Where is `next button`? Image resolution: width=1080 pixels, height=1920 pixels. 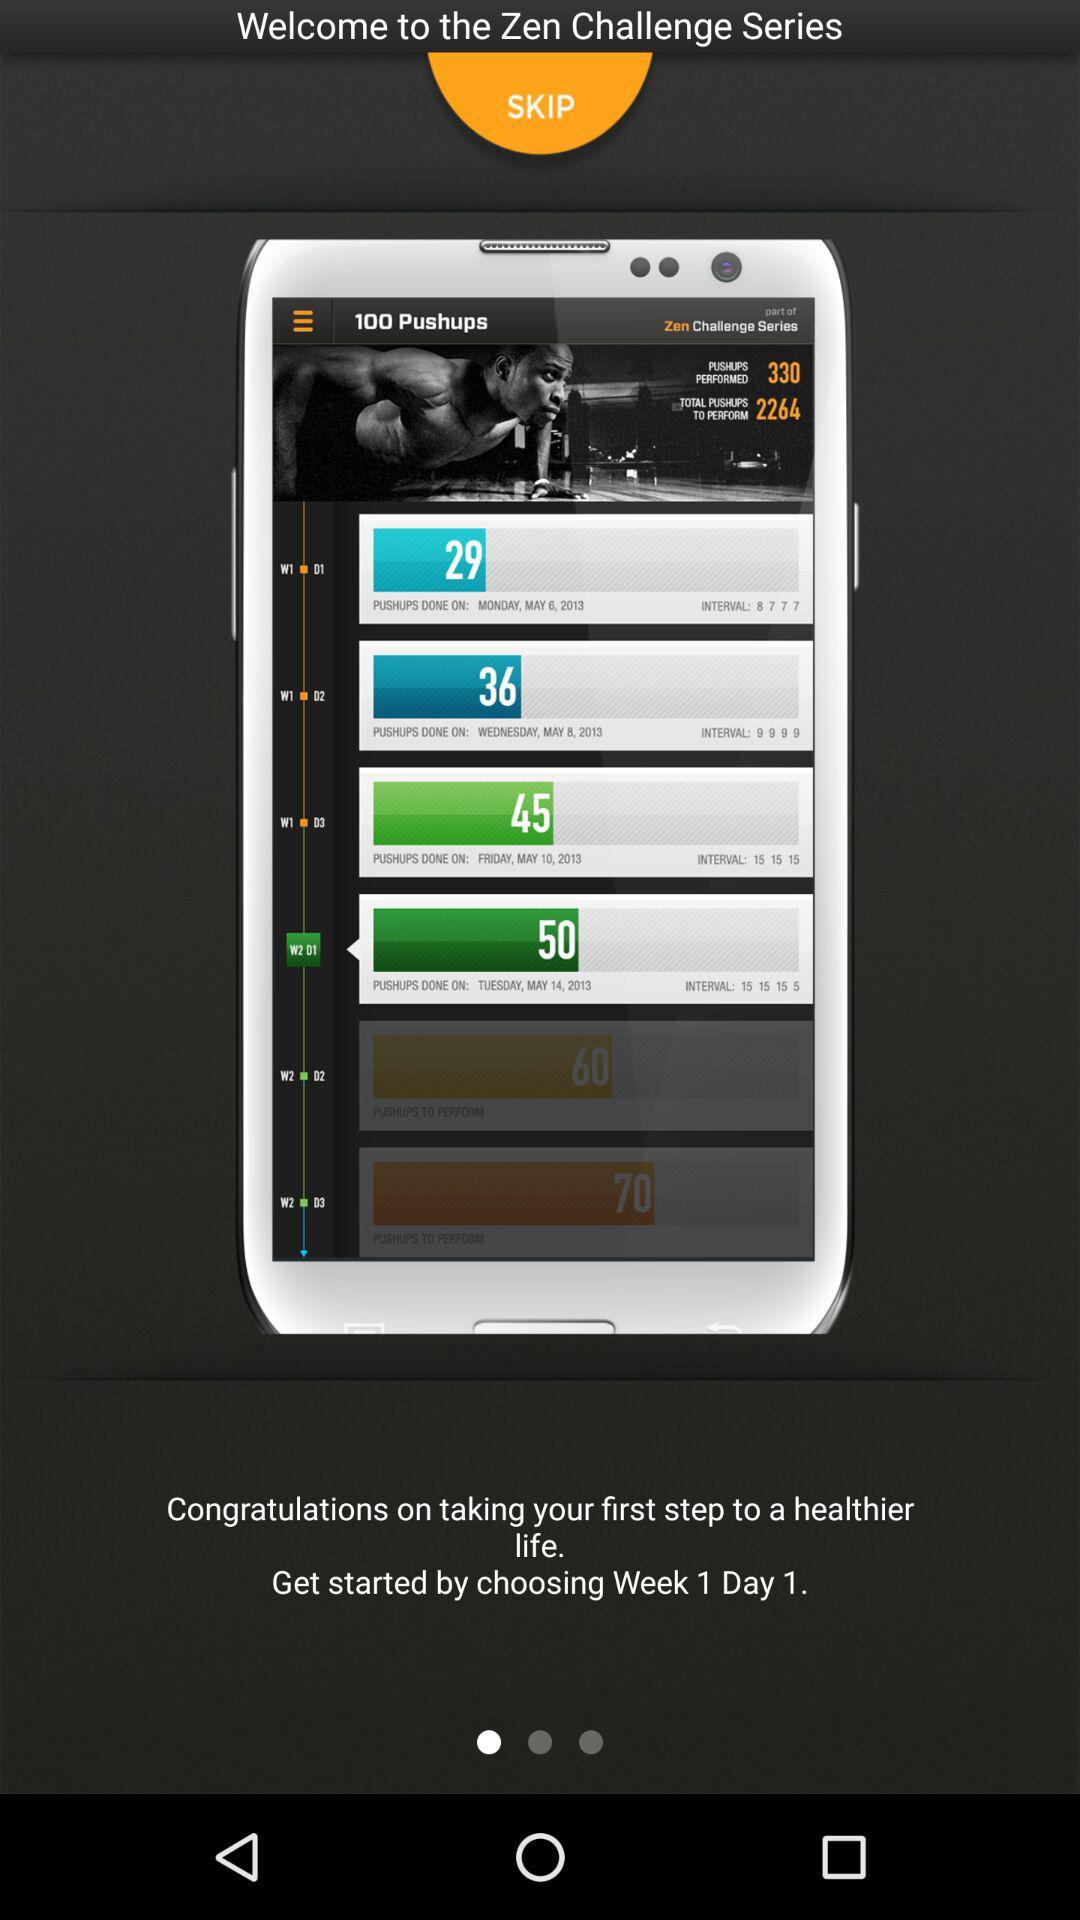 next button is located at coordinates (589, 1741).